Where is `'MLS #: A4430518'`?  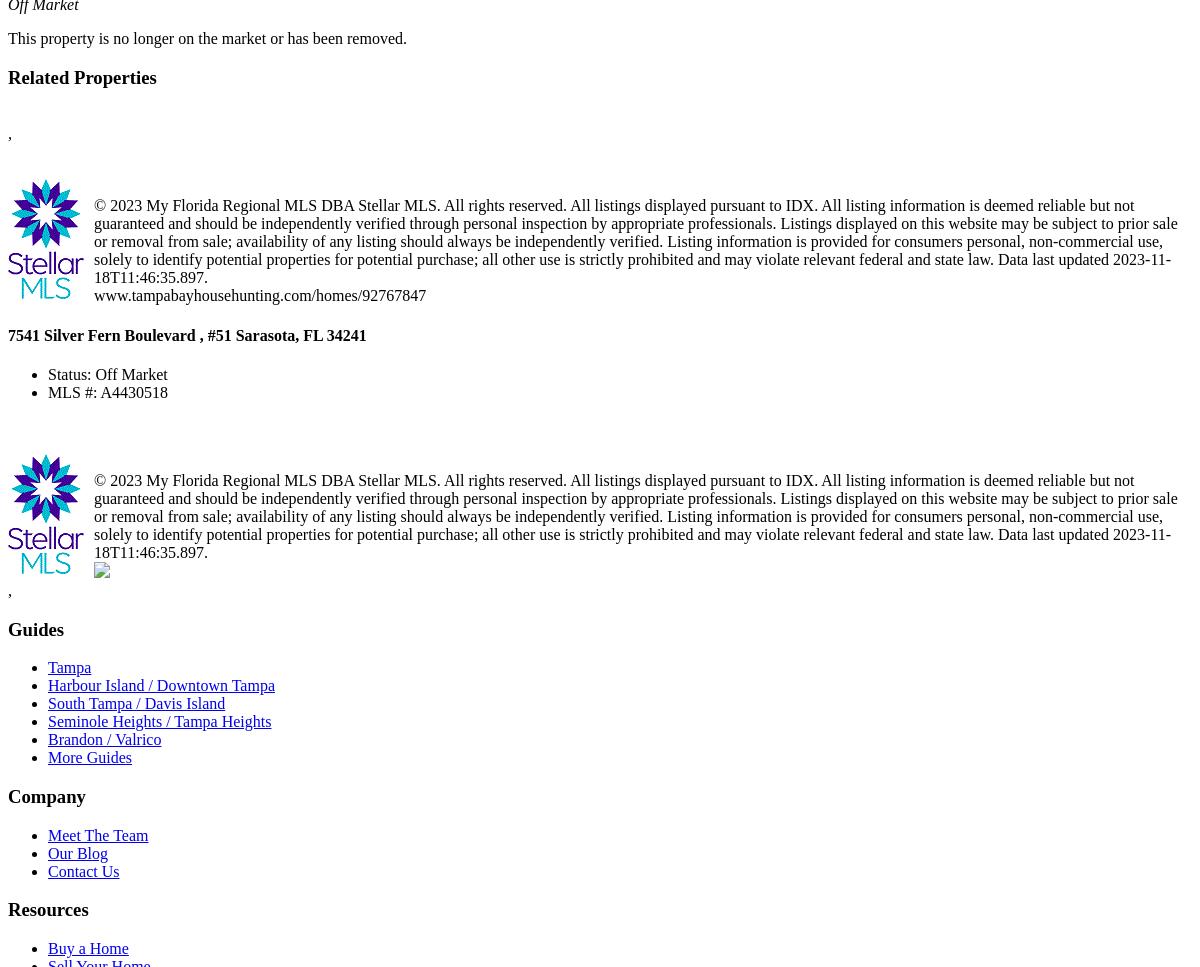
'MLS #: A4430518' is located at coordinates (108, 391).